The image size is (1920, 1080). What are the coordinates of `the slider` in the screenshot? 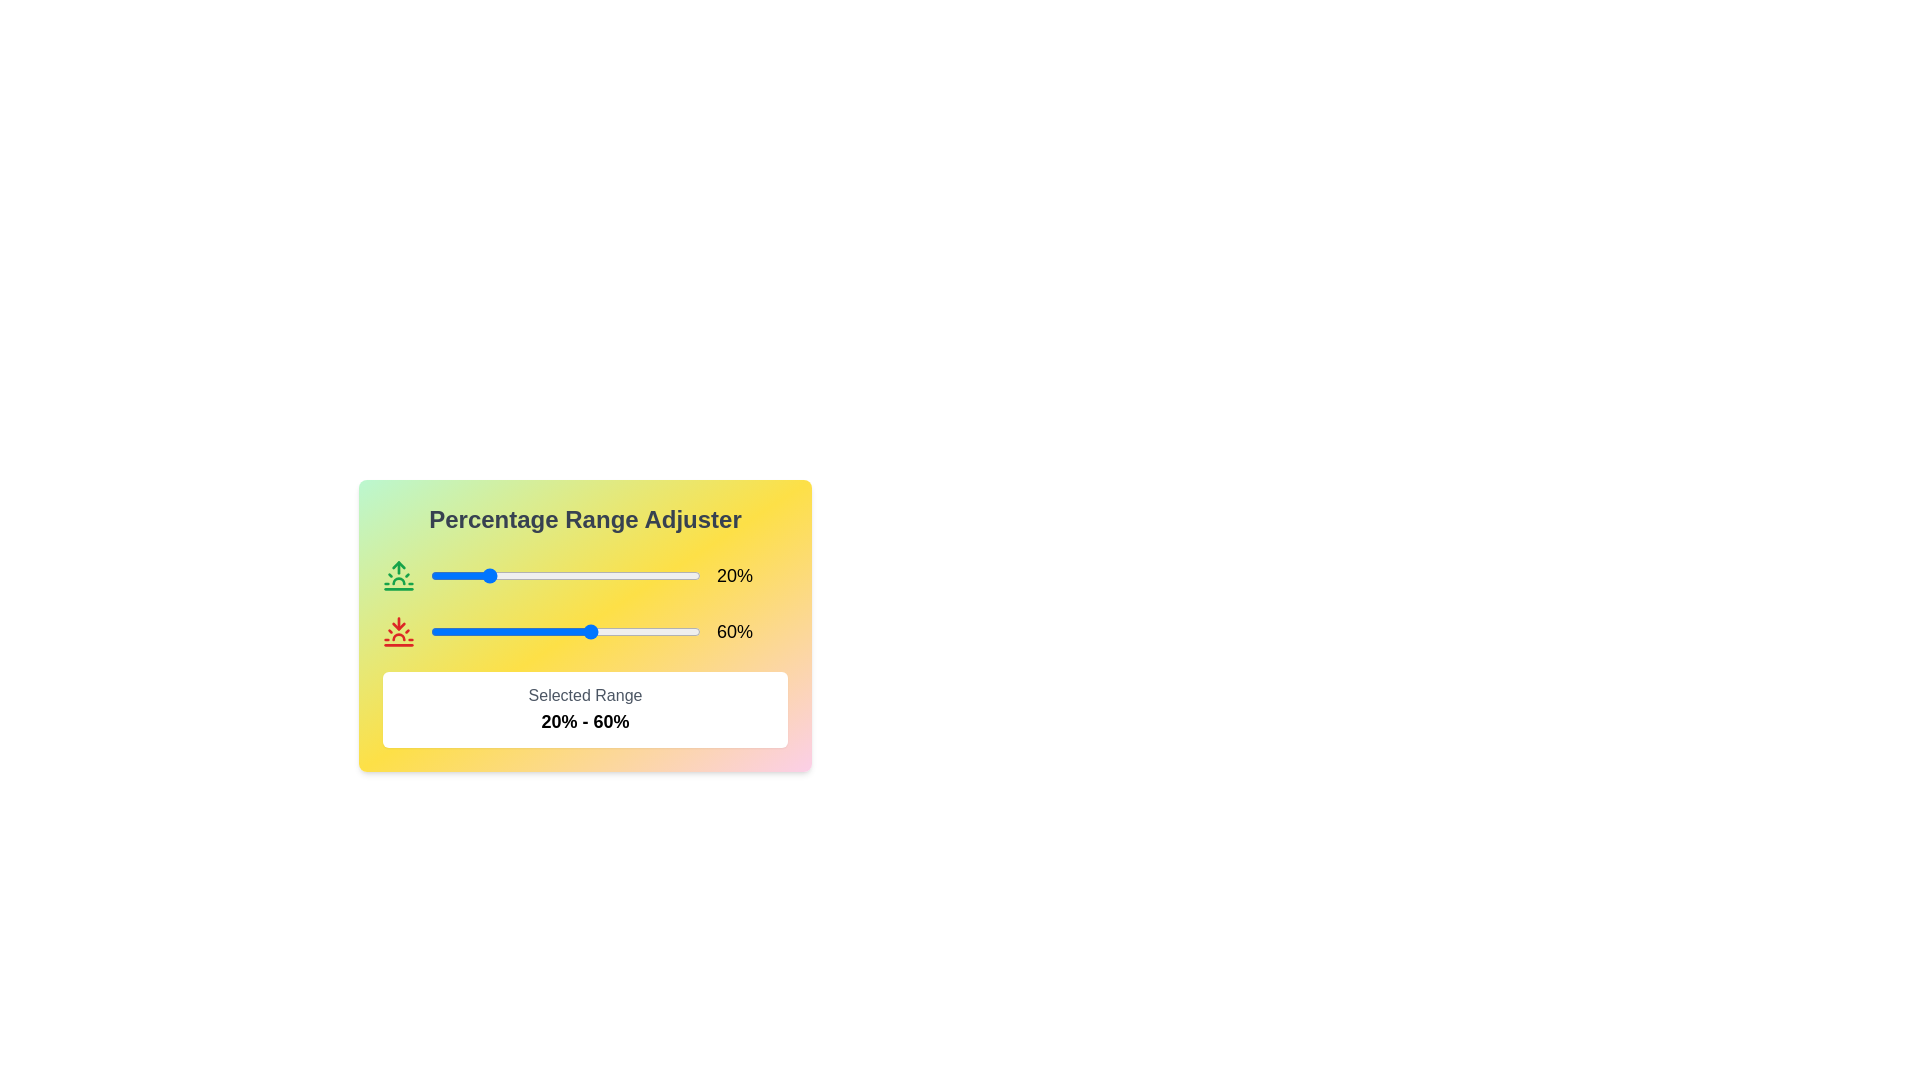 It's located at (552, 575).